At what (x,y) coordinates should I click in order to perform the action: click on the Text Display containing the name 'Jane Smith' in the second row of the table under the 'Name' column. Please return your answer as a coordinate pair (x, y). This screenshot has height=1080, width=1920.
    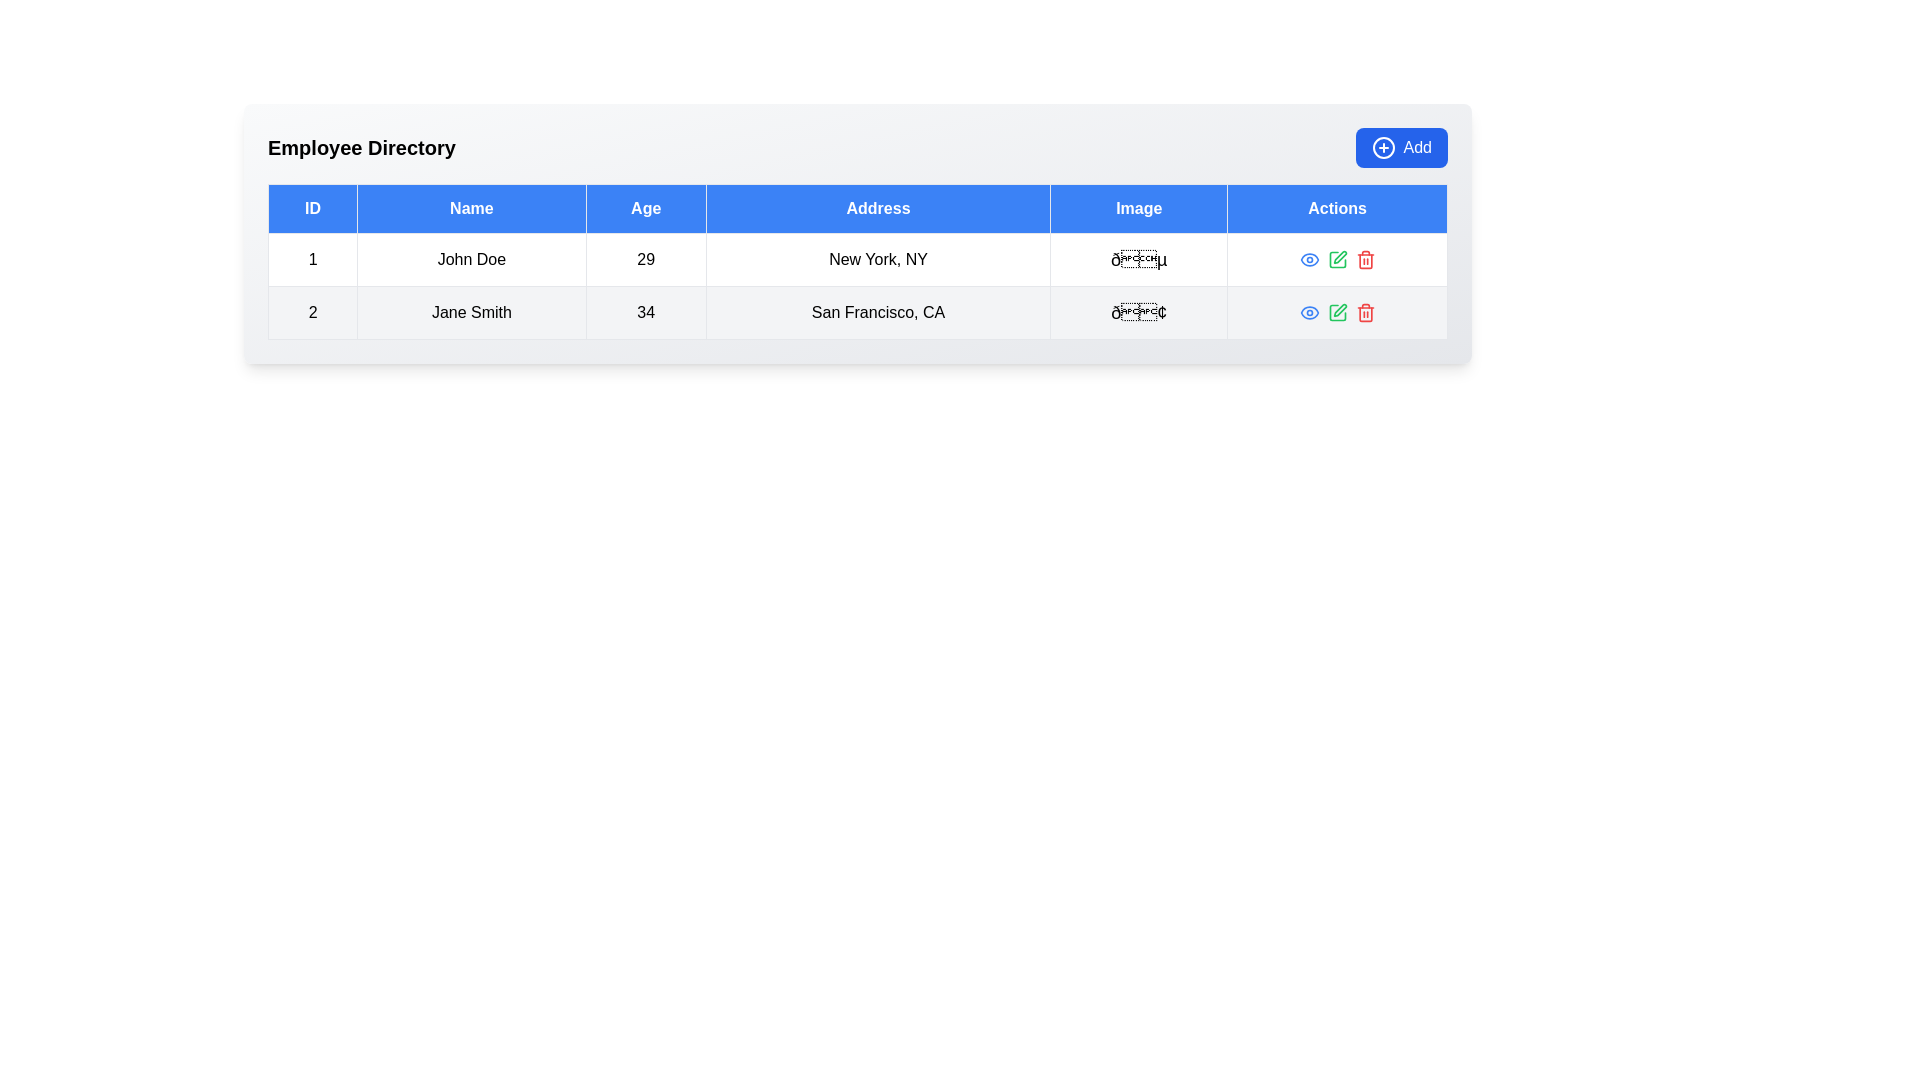
    Looking at the image, I should click on (470, 312).